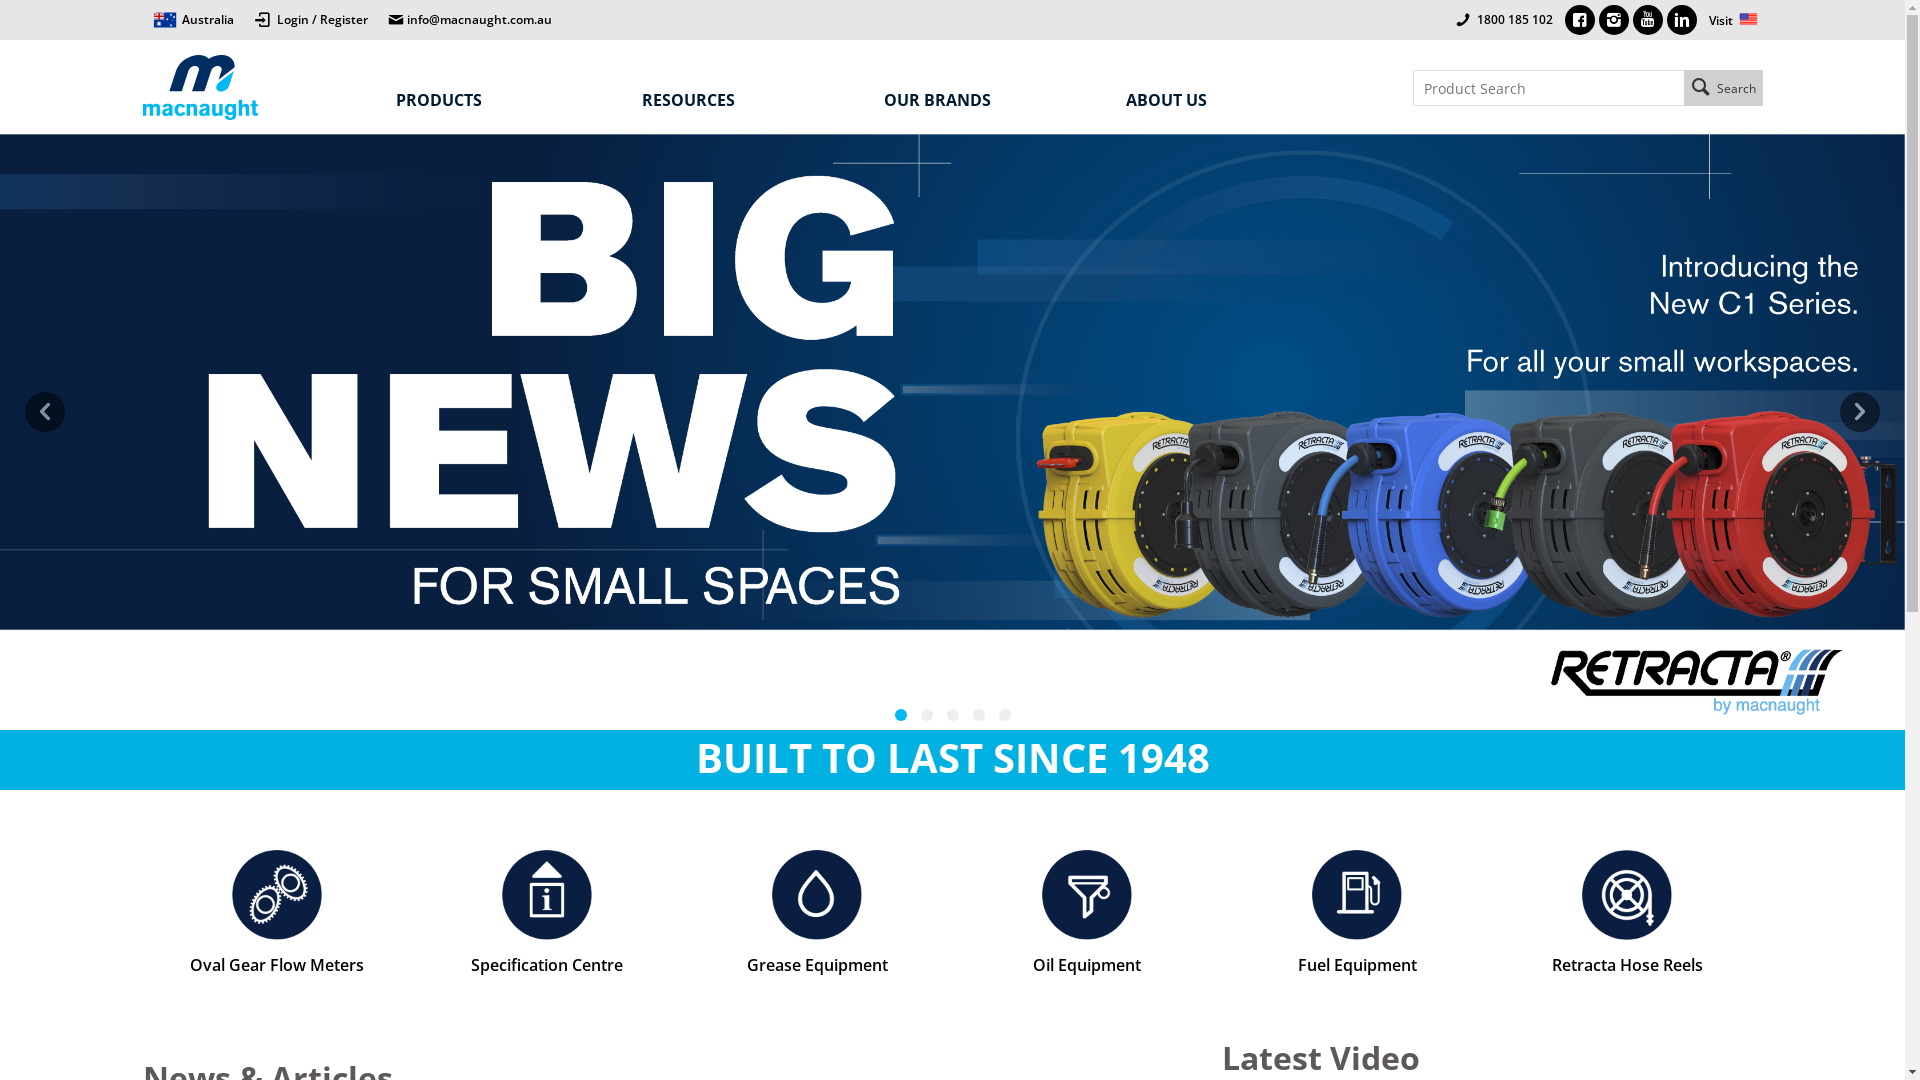  Describe the element at coordinates (816, 913) in the screenshot. I see `'Grease Equipment'` at that location.